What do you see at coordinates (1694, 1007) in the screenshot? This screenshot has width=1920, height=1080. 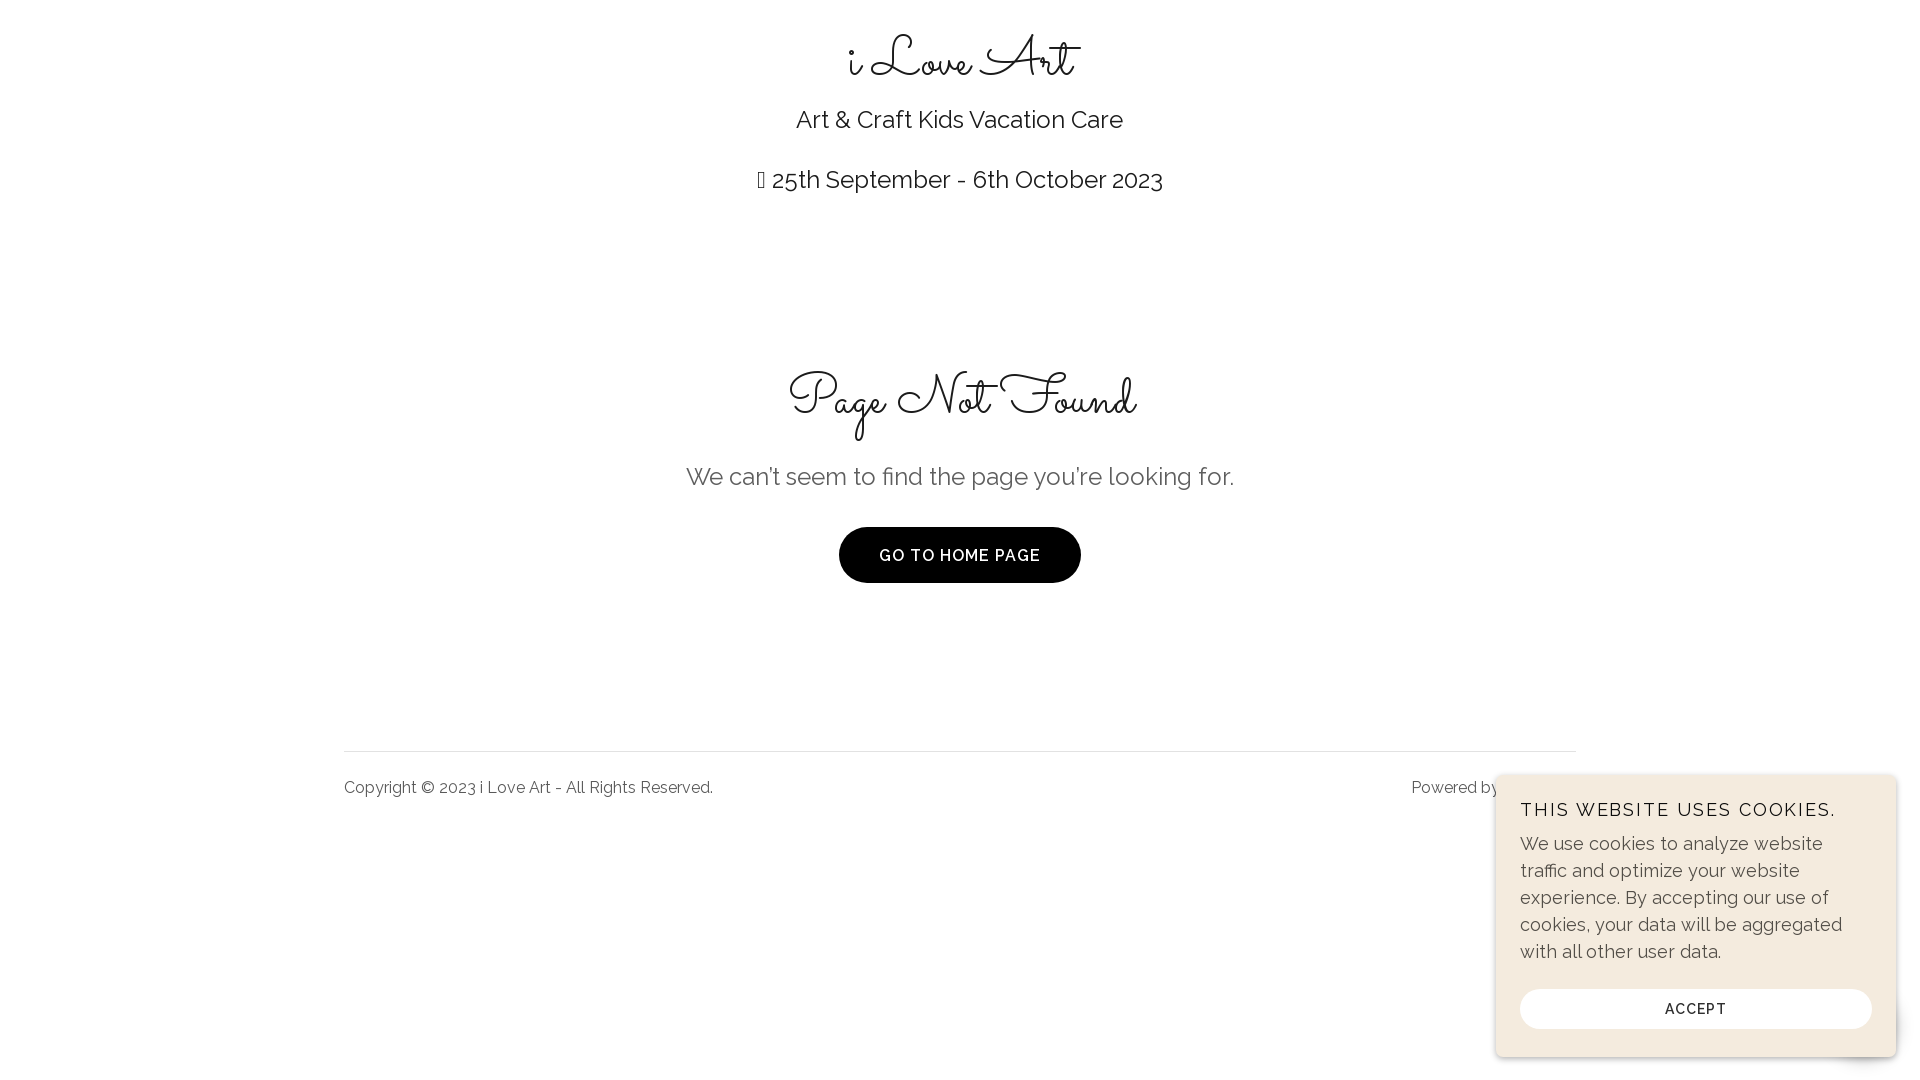 I see `'ACCEPT'` at bounding box center [1694, 1007].